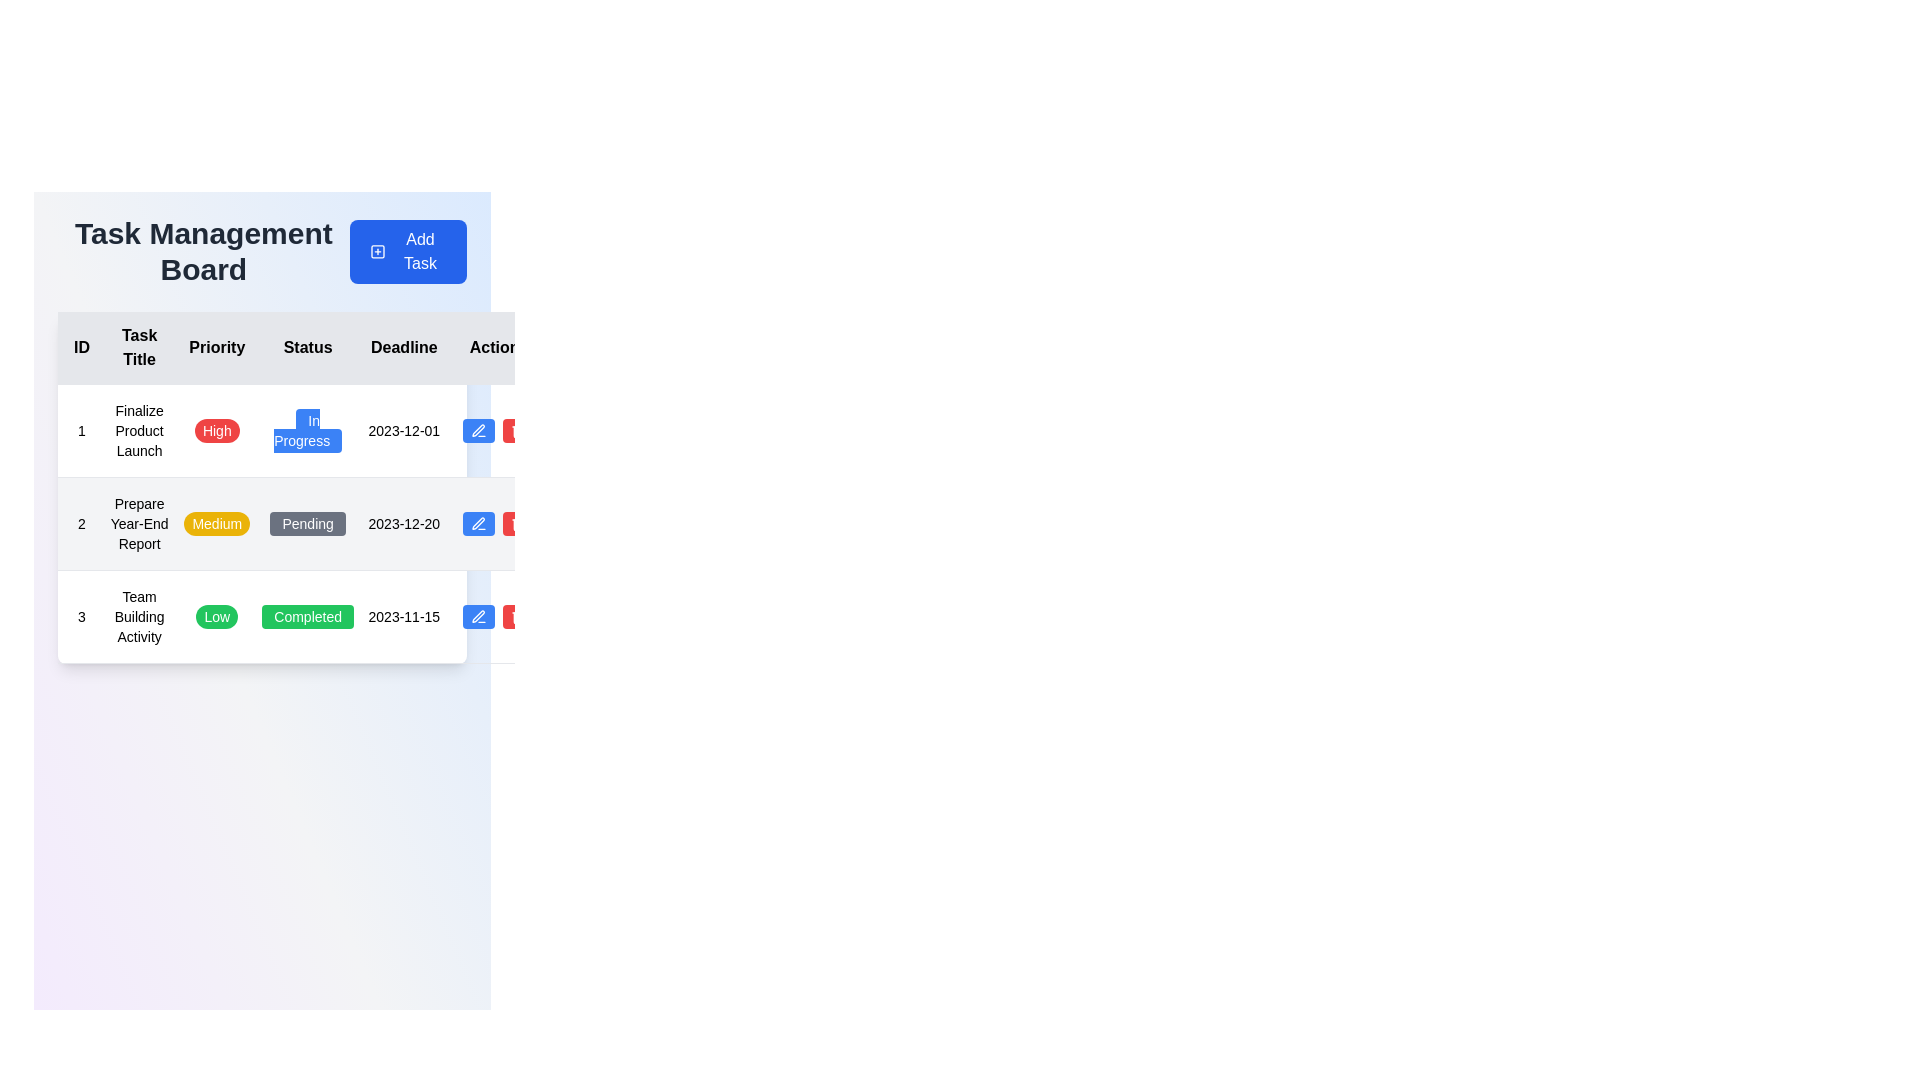 The image size is (1920, 1080). Describe the element at coordinates (138, 430) in the screenshot. I see `text of the table cell containing the task title 'Finalize Product Launch', which is located in the first data row under the 'Task Title' column` at that location.